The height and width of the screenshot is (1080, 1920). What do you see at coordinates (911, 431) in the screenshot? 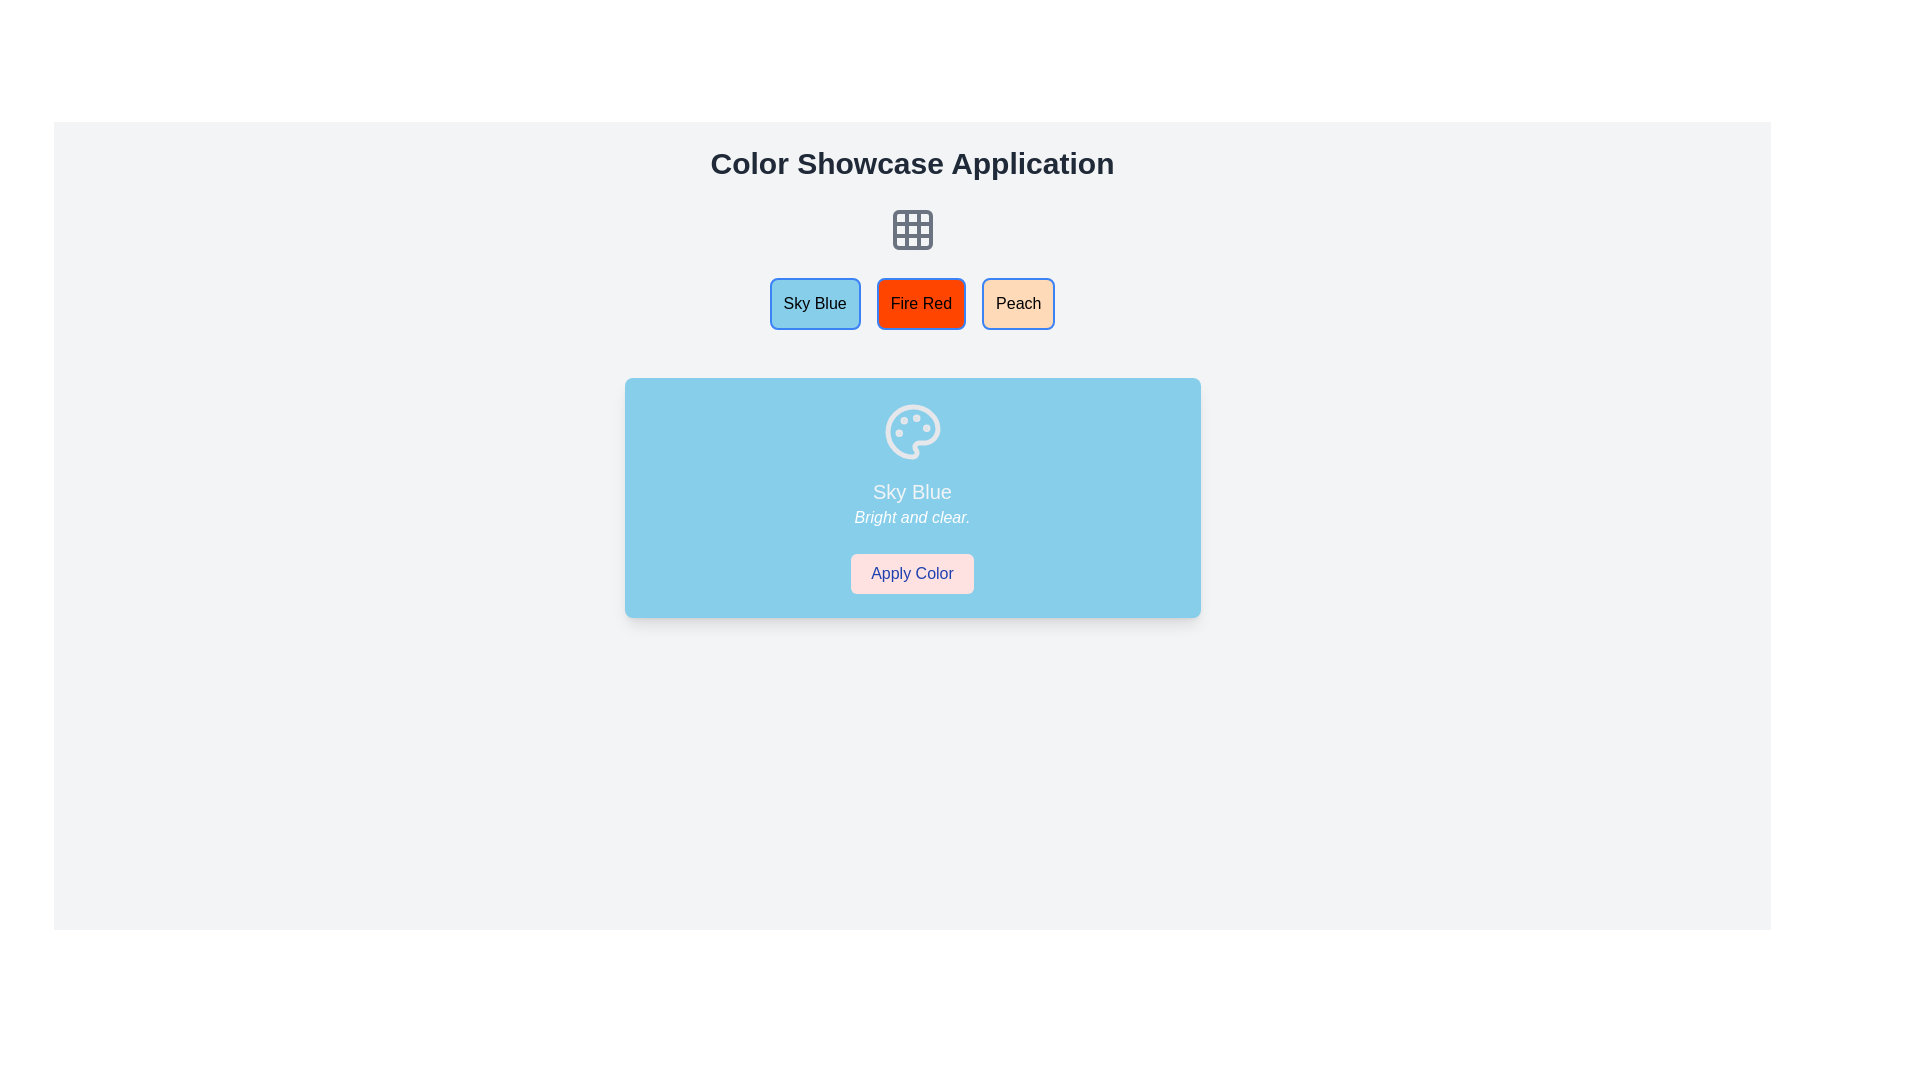
I see `the decorative icon representing a painter's palette, which is styled in gray and located on the blue card labeled 'Sky Blue'` at bounding box center [911, 431].